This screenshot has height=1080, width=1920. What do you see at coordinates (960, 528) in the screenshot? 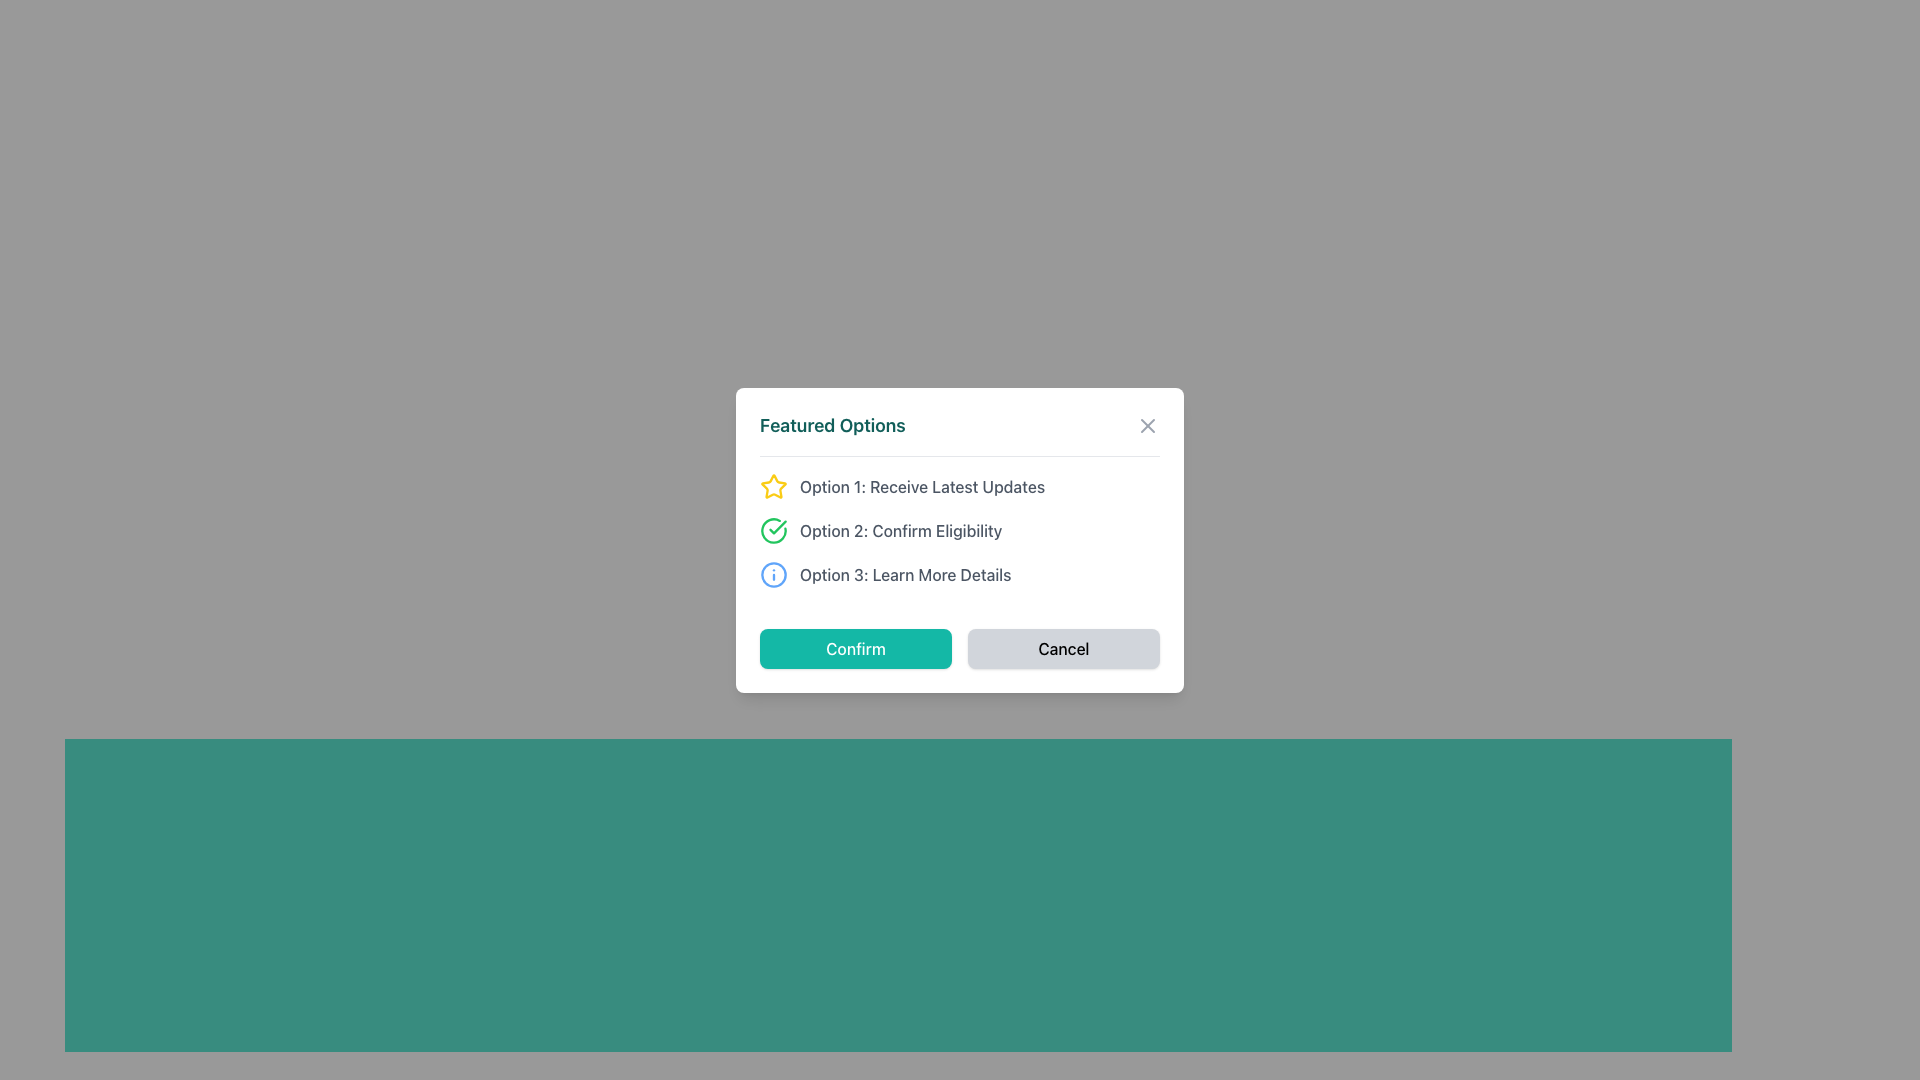
I see `the selectable options within the list of options with icons located in the 'Featured Options' dialog box, positioned just below the title and above the 'Confirm' and 'Cancel' buttons` at bounding box center [960, 528].